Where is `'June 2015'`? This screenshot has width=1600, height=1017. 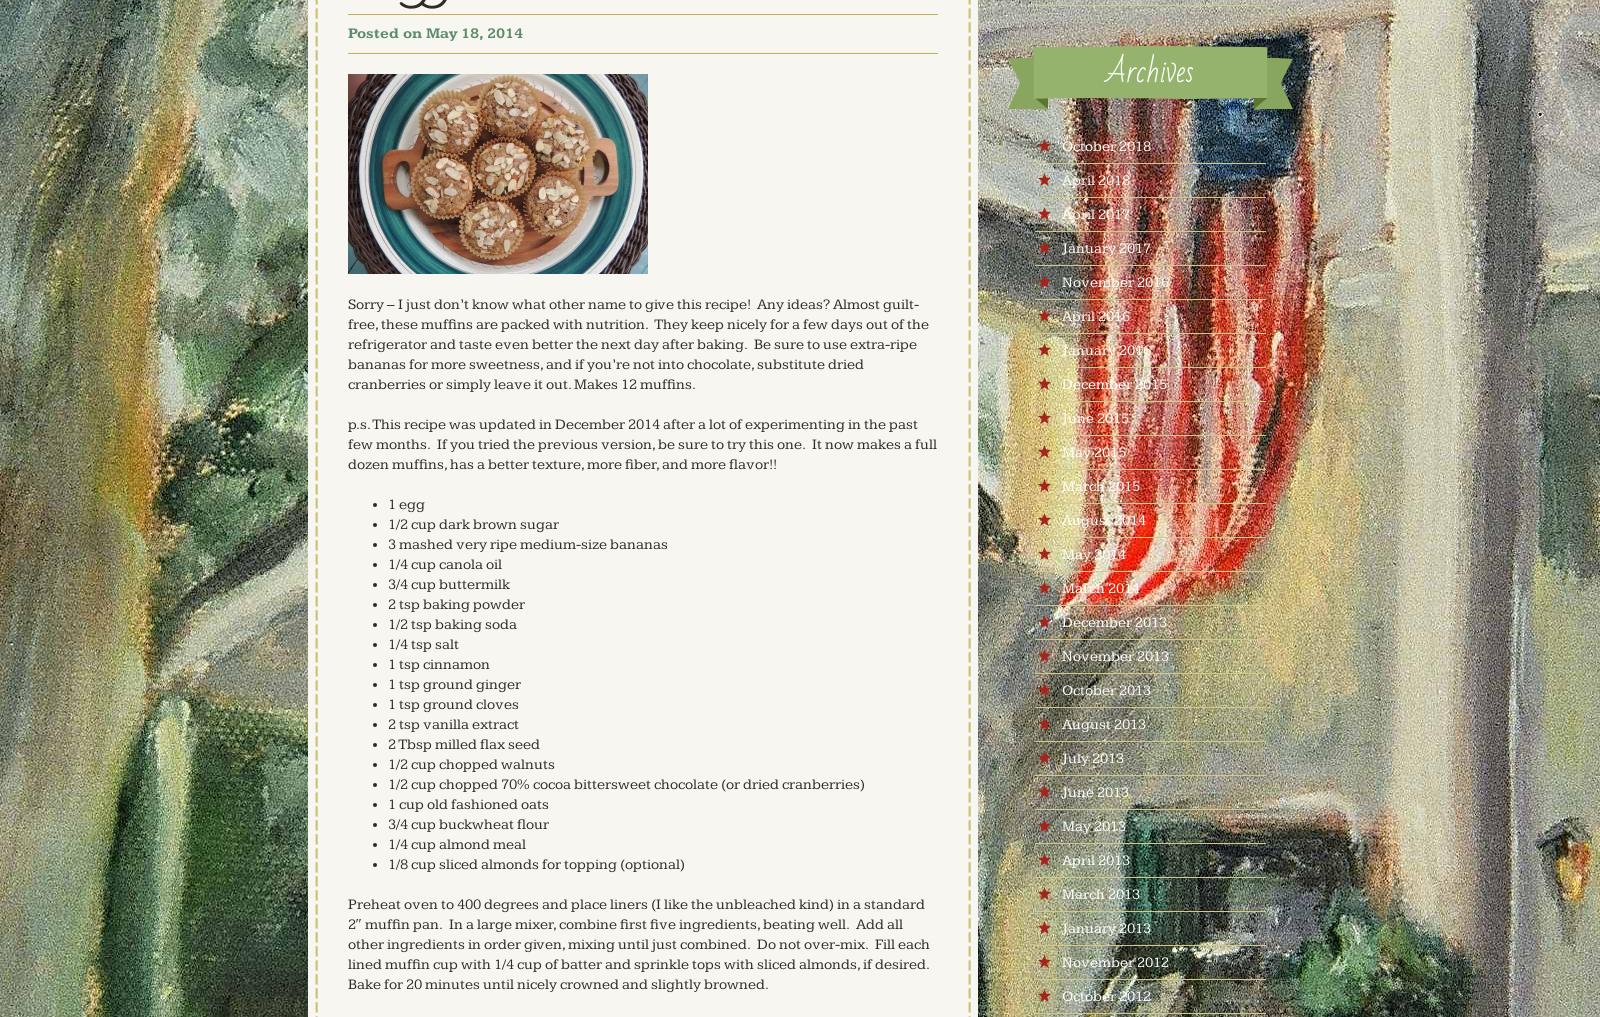 'June 2015' is located at coordinates (1094, 418).